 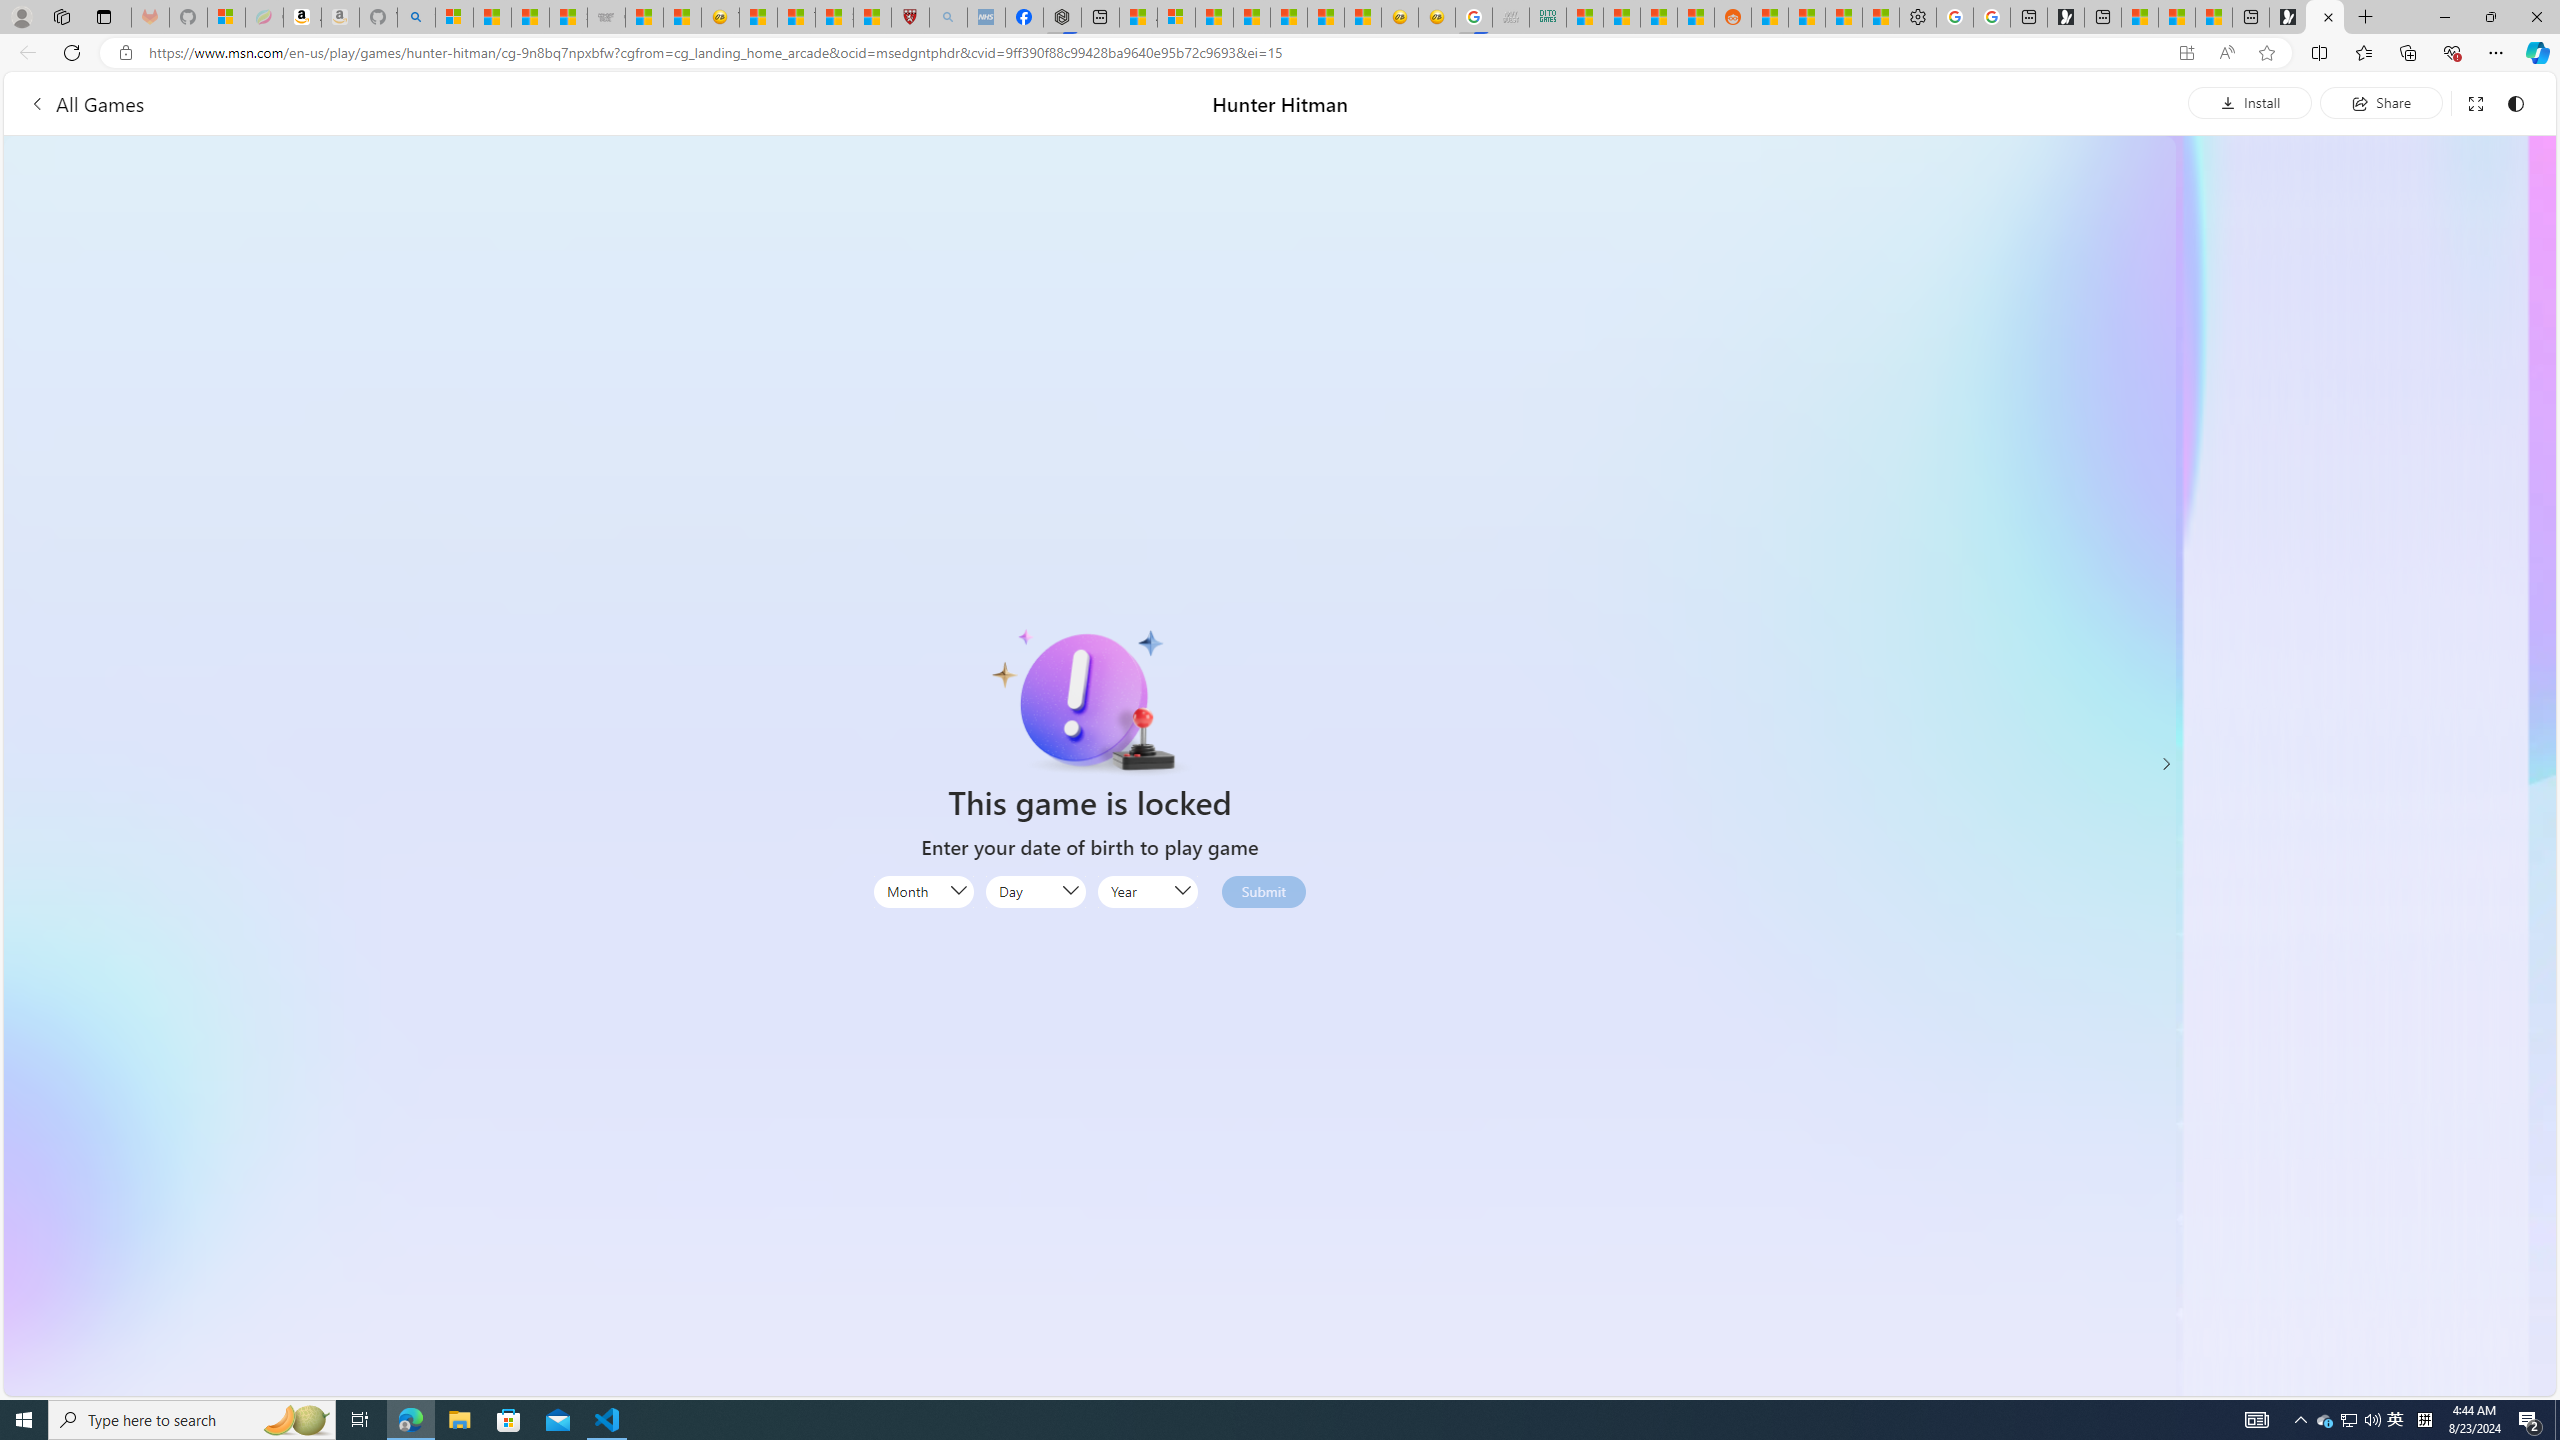 I want to click on 'list of asthma inhalers uk - Search - Sleeping', so click(x=947, y=16).